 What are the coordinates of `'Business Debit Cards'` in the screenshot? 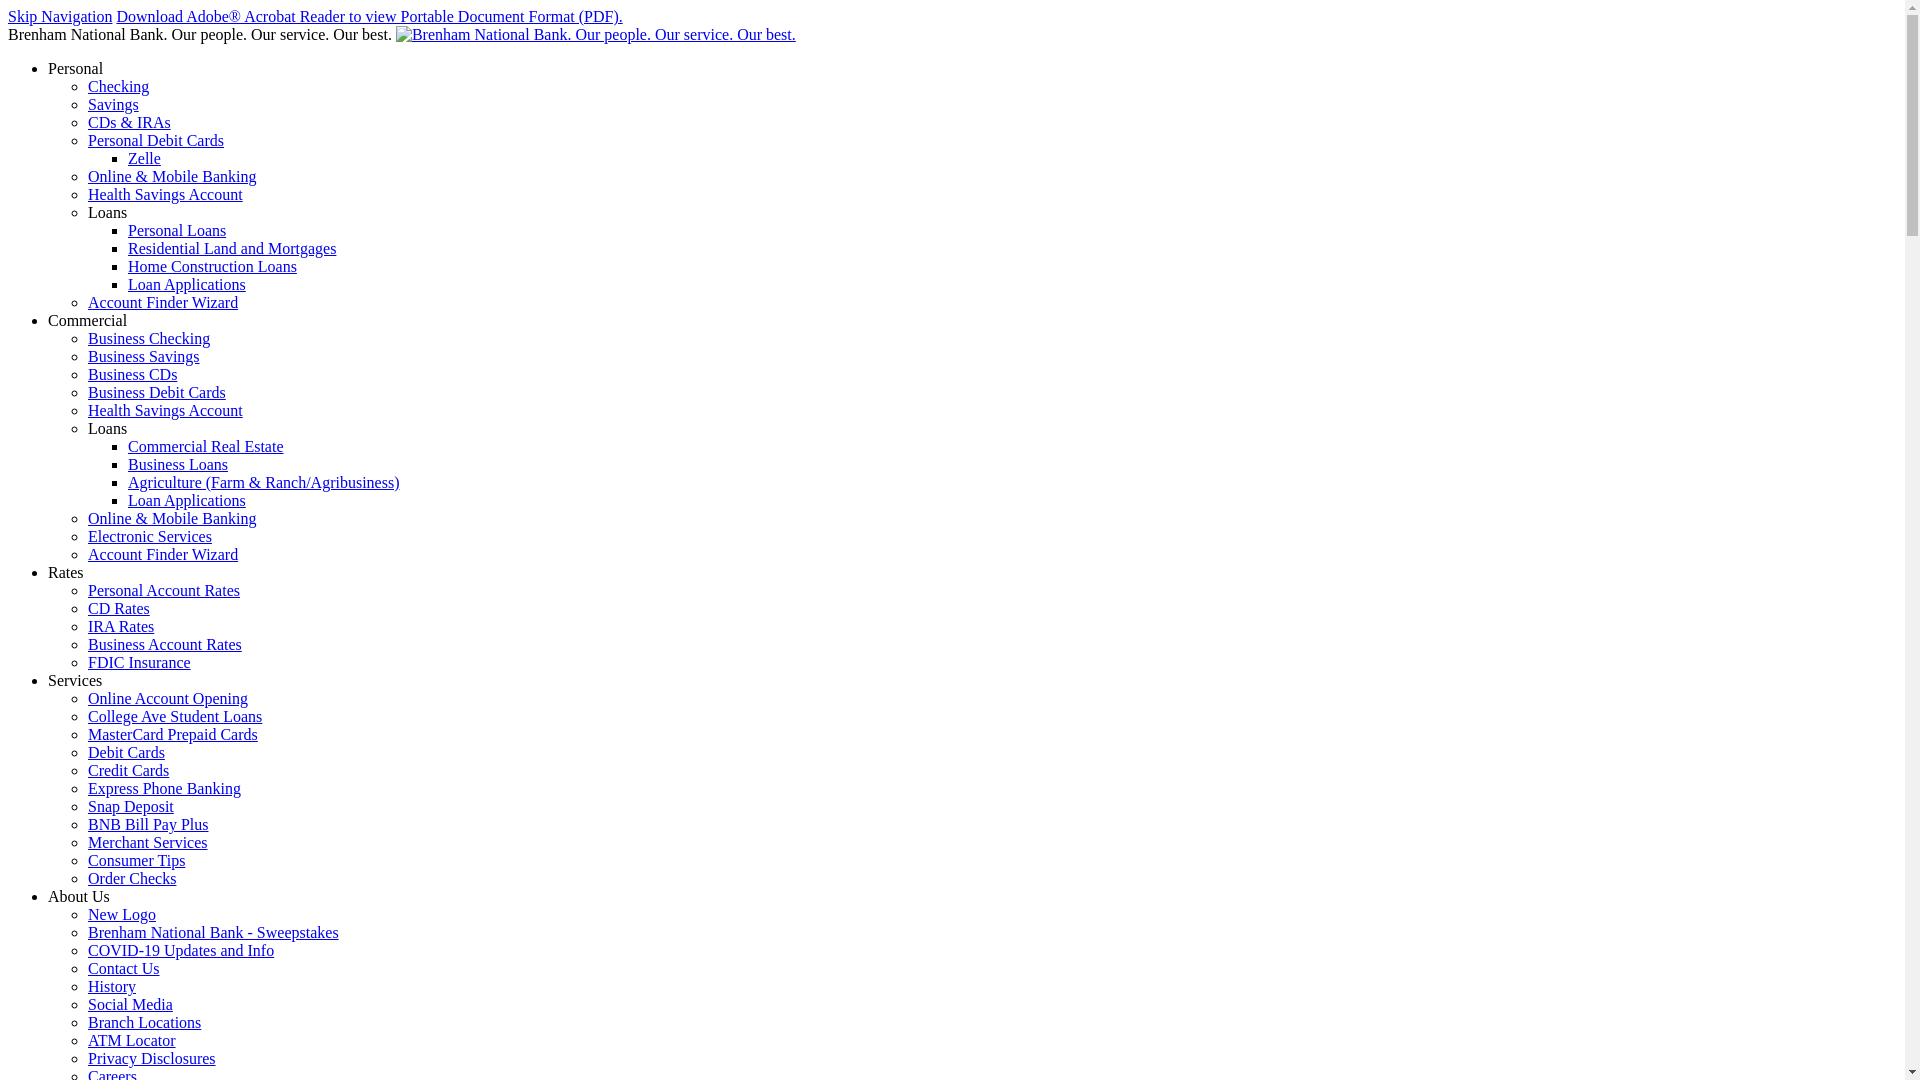 It's located at (156, 392).